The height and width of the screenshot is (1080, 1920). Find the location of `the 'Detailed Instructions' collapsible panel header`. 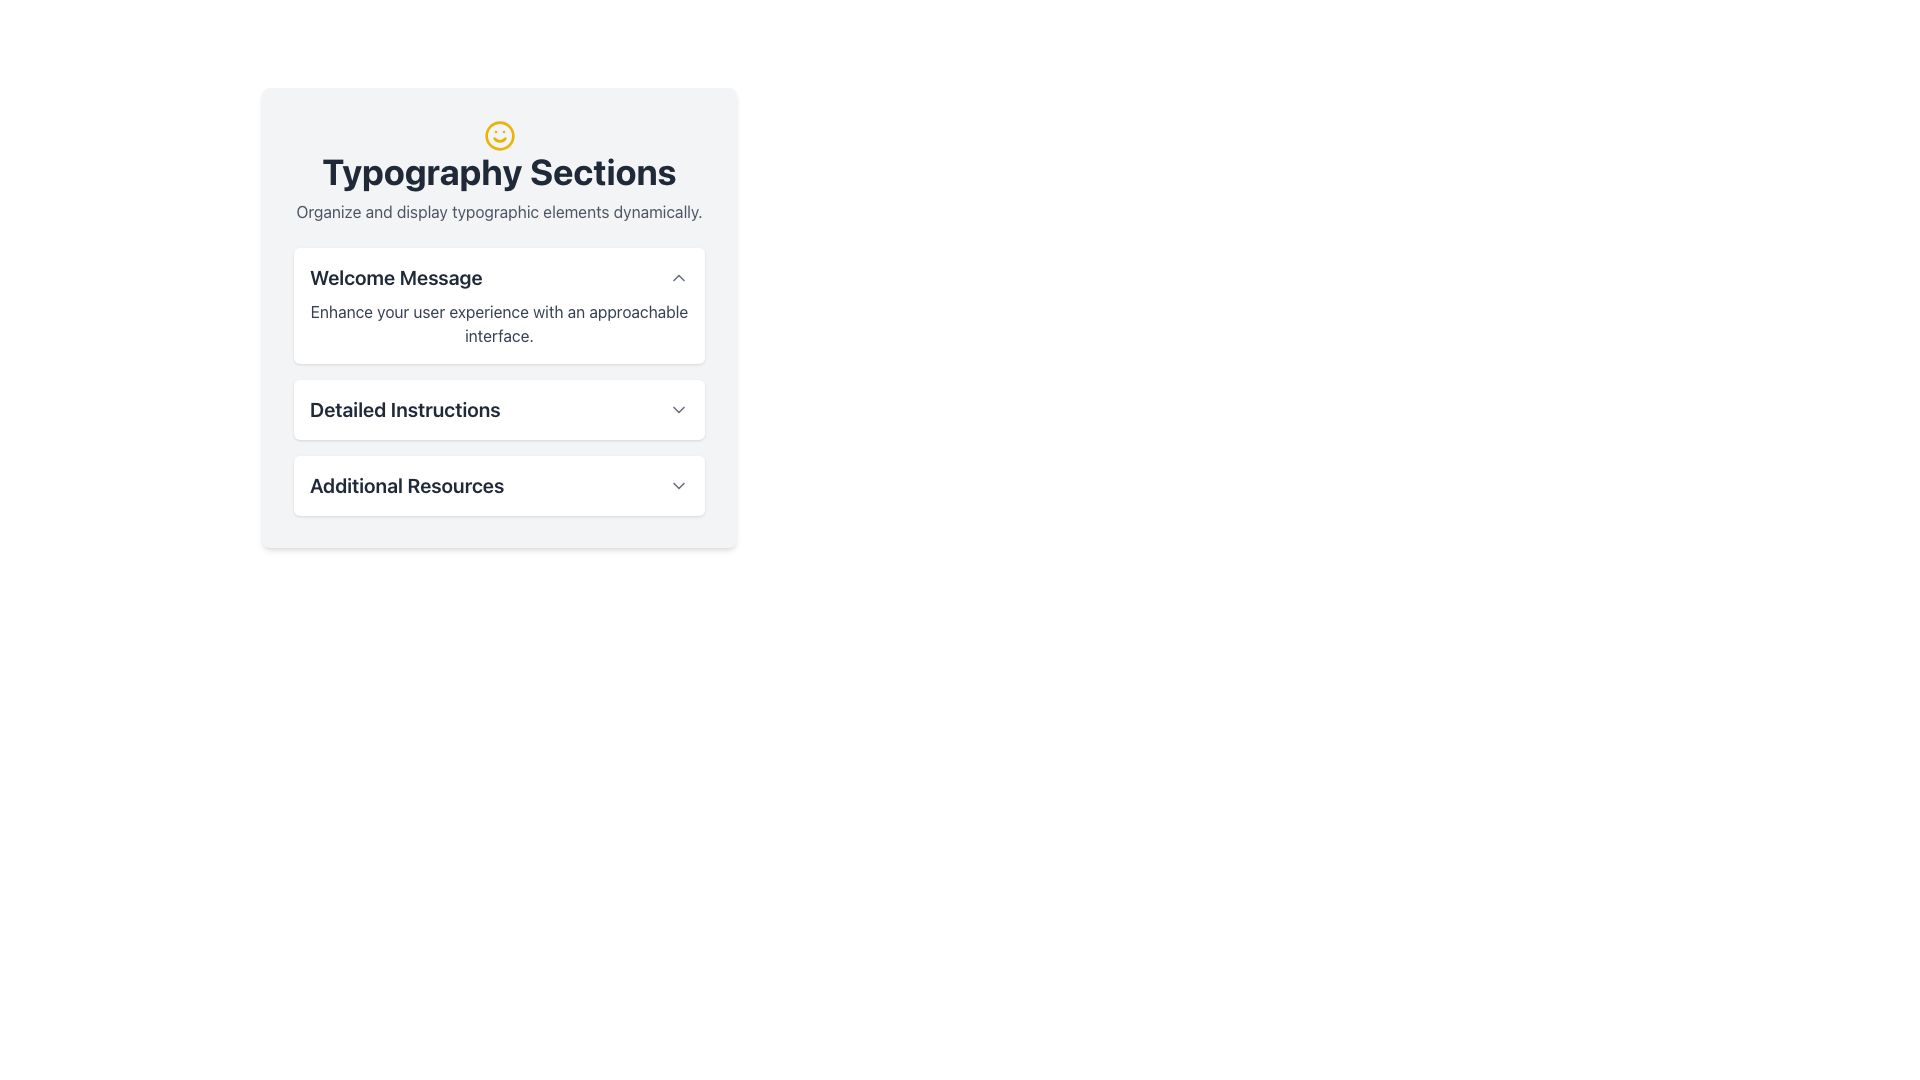

the 'Detailed Instructions' collapsible panel header is located at coordinates (499, 408).